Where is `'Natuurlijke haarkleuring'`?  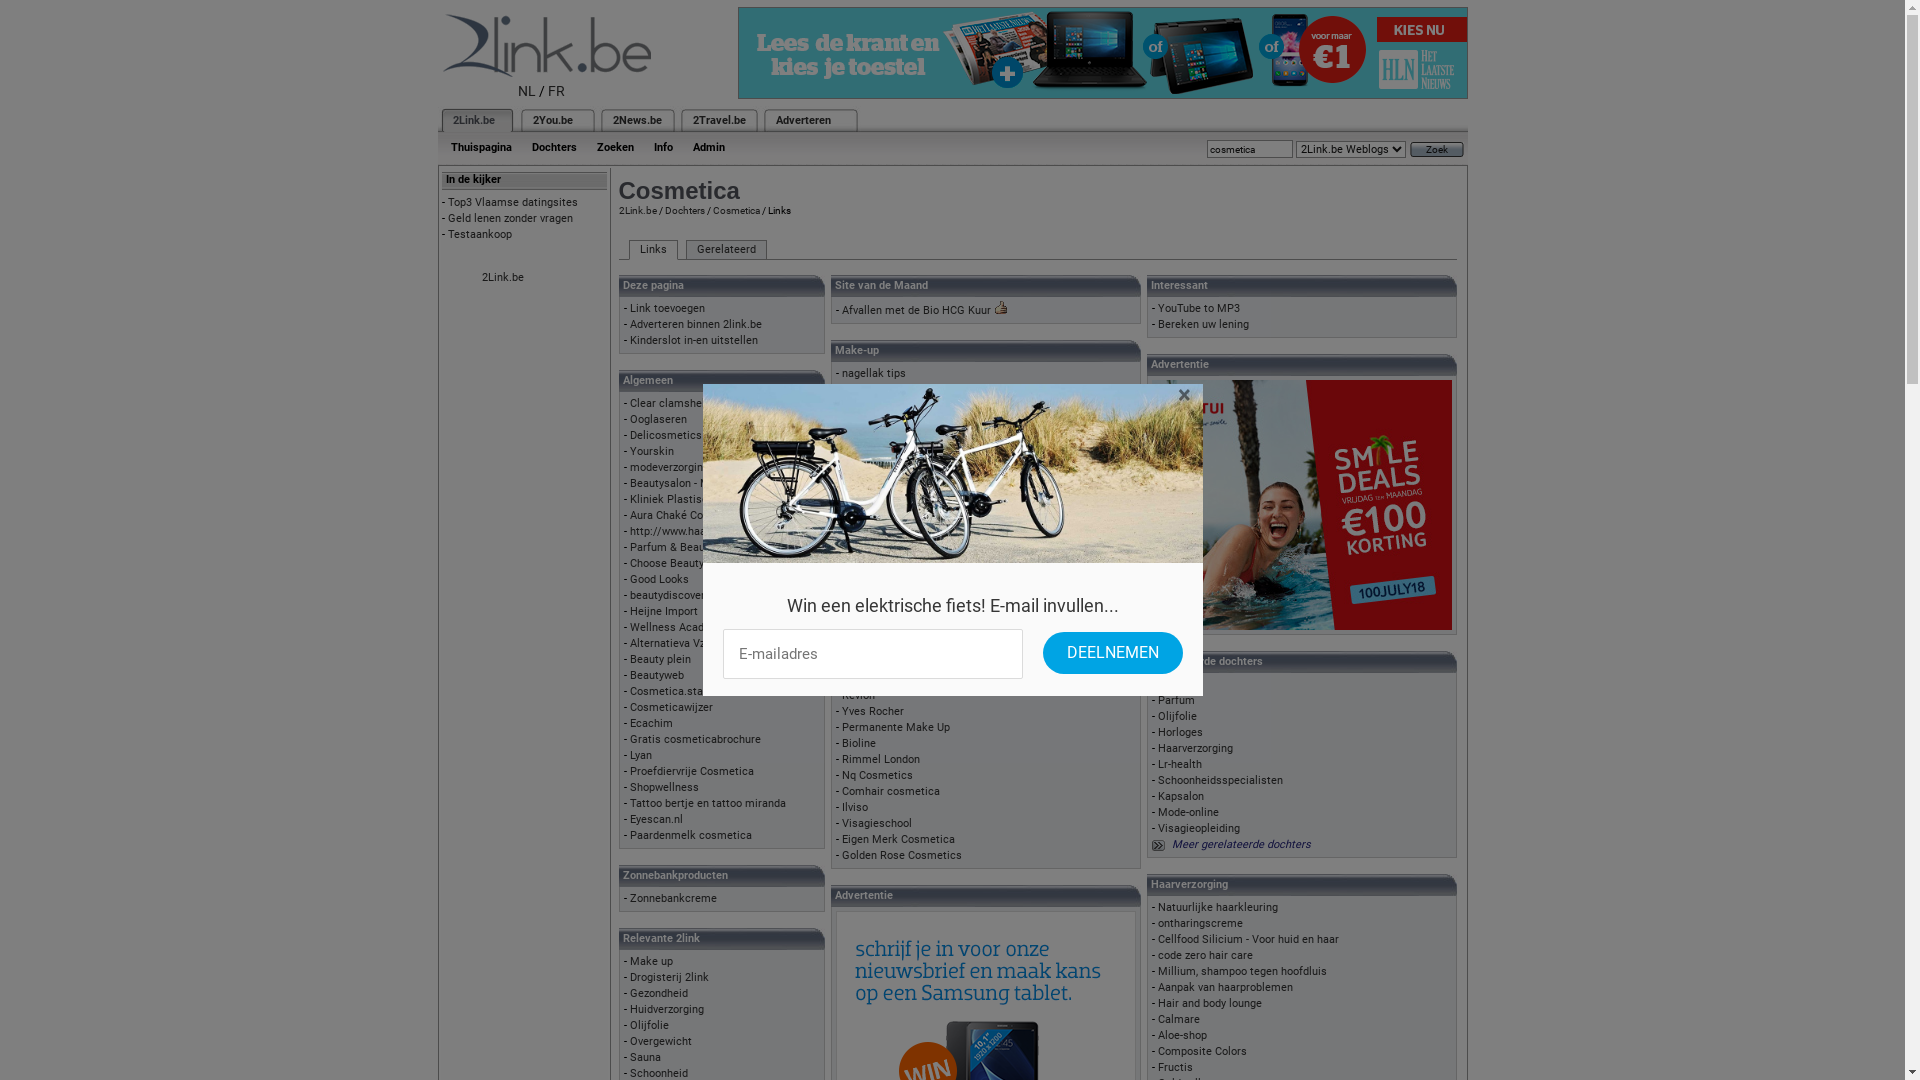 'Natuurlijke haarkleuring' is located at coordinates (1217, 907).